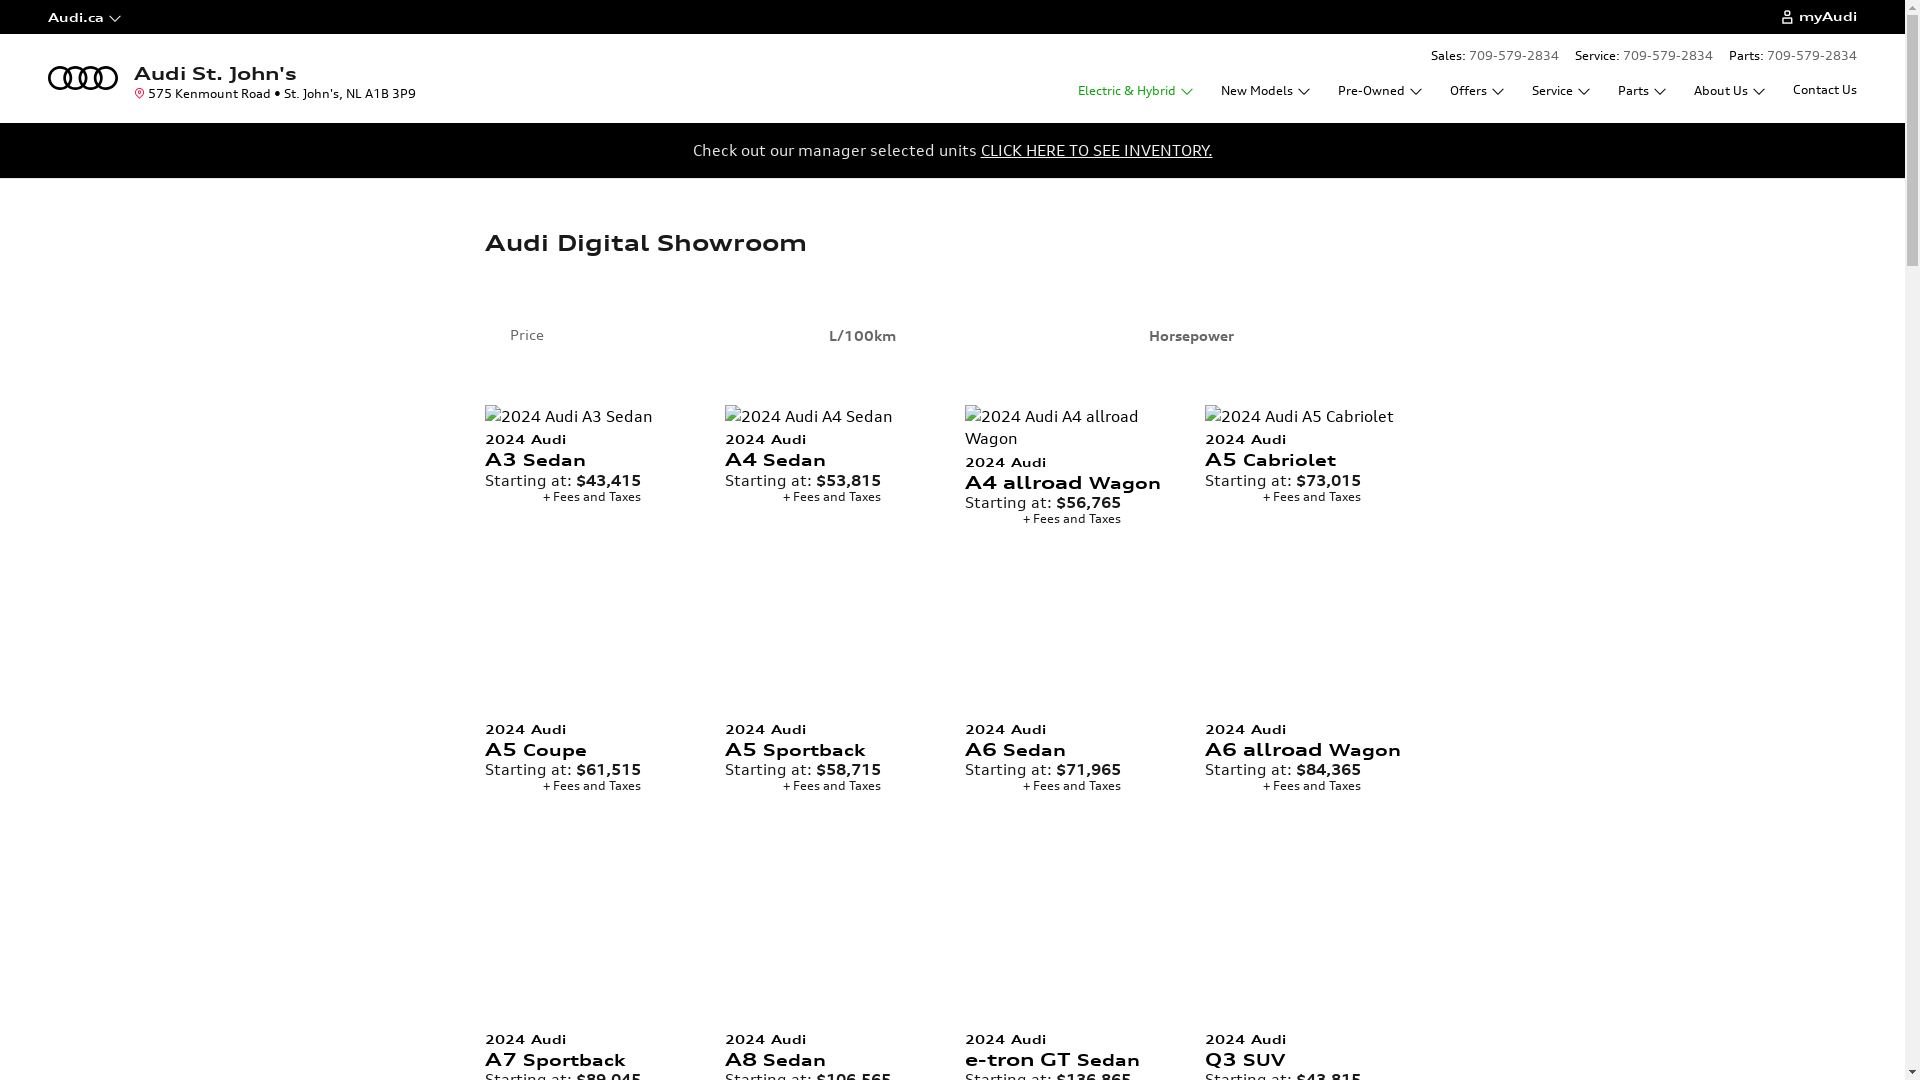 The height and width of the screenshot is (1080, 1920). I want to click on 'Parts', so click(1641, 90).